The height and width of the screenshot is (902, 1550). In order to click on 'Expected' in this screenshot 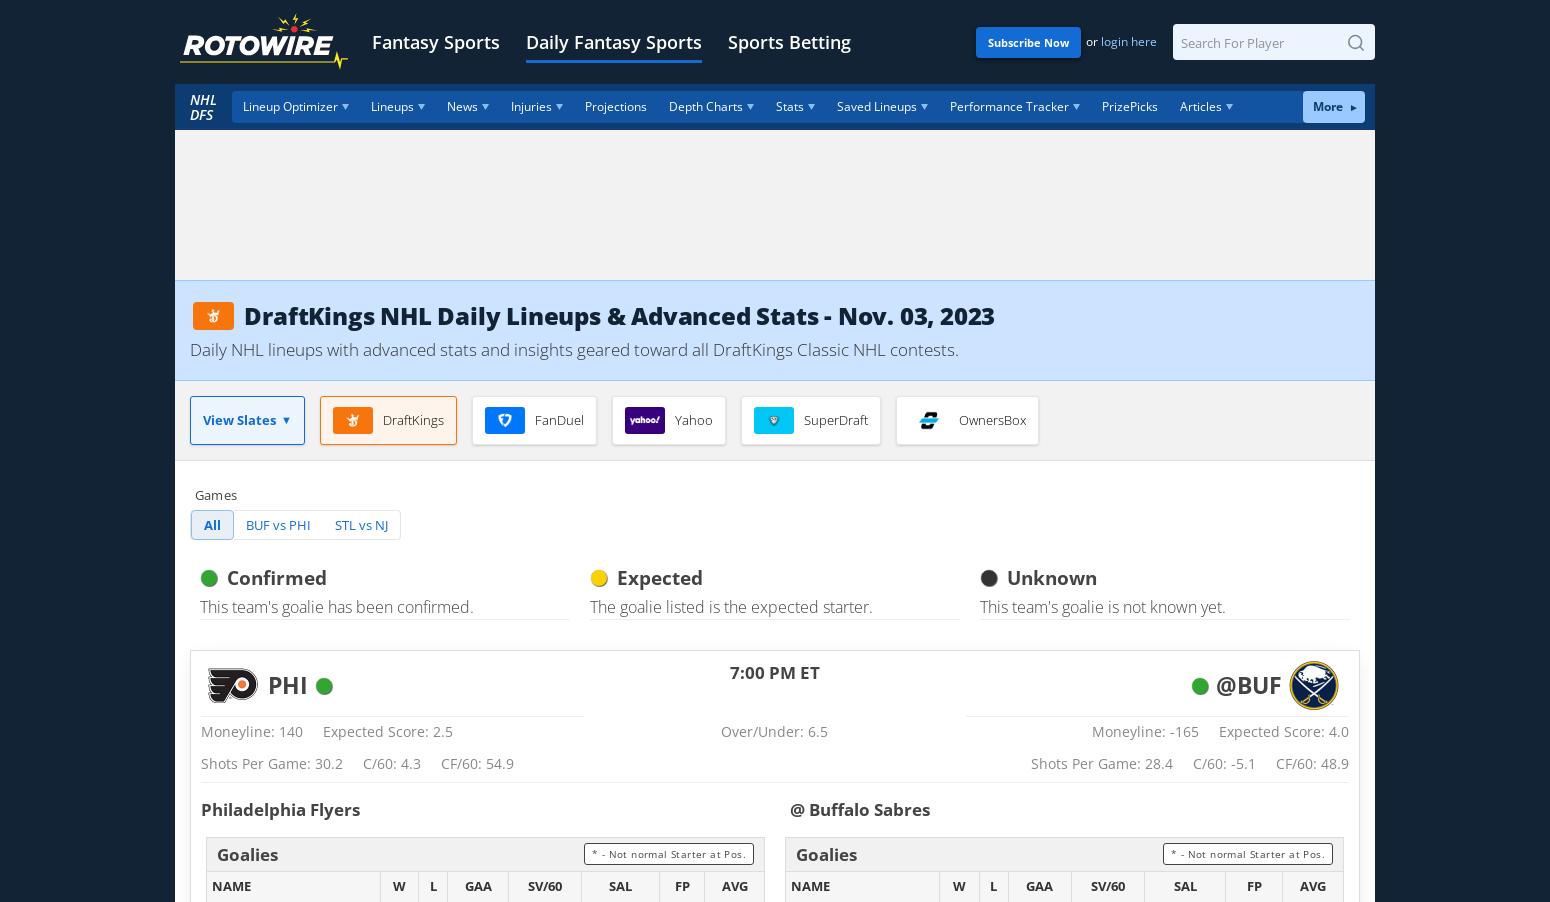, I will do `click(658, 577)`.